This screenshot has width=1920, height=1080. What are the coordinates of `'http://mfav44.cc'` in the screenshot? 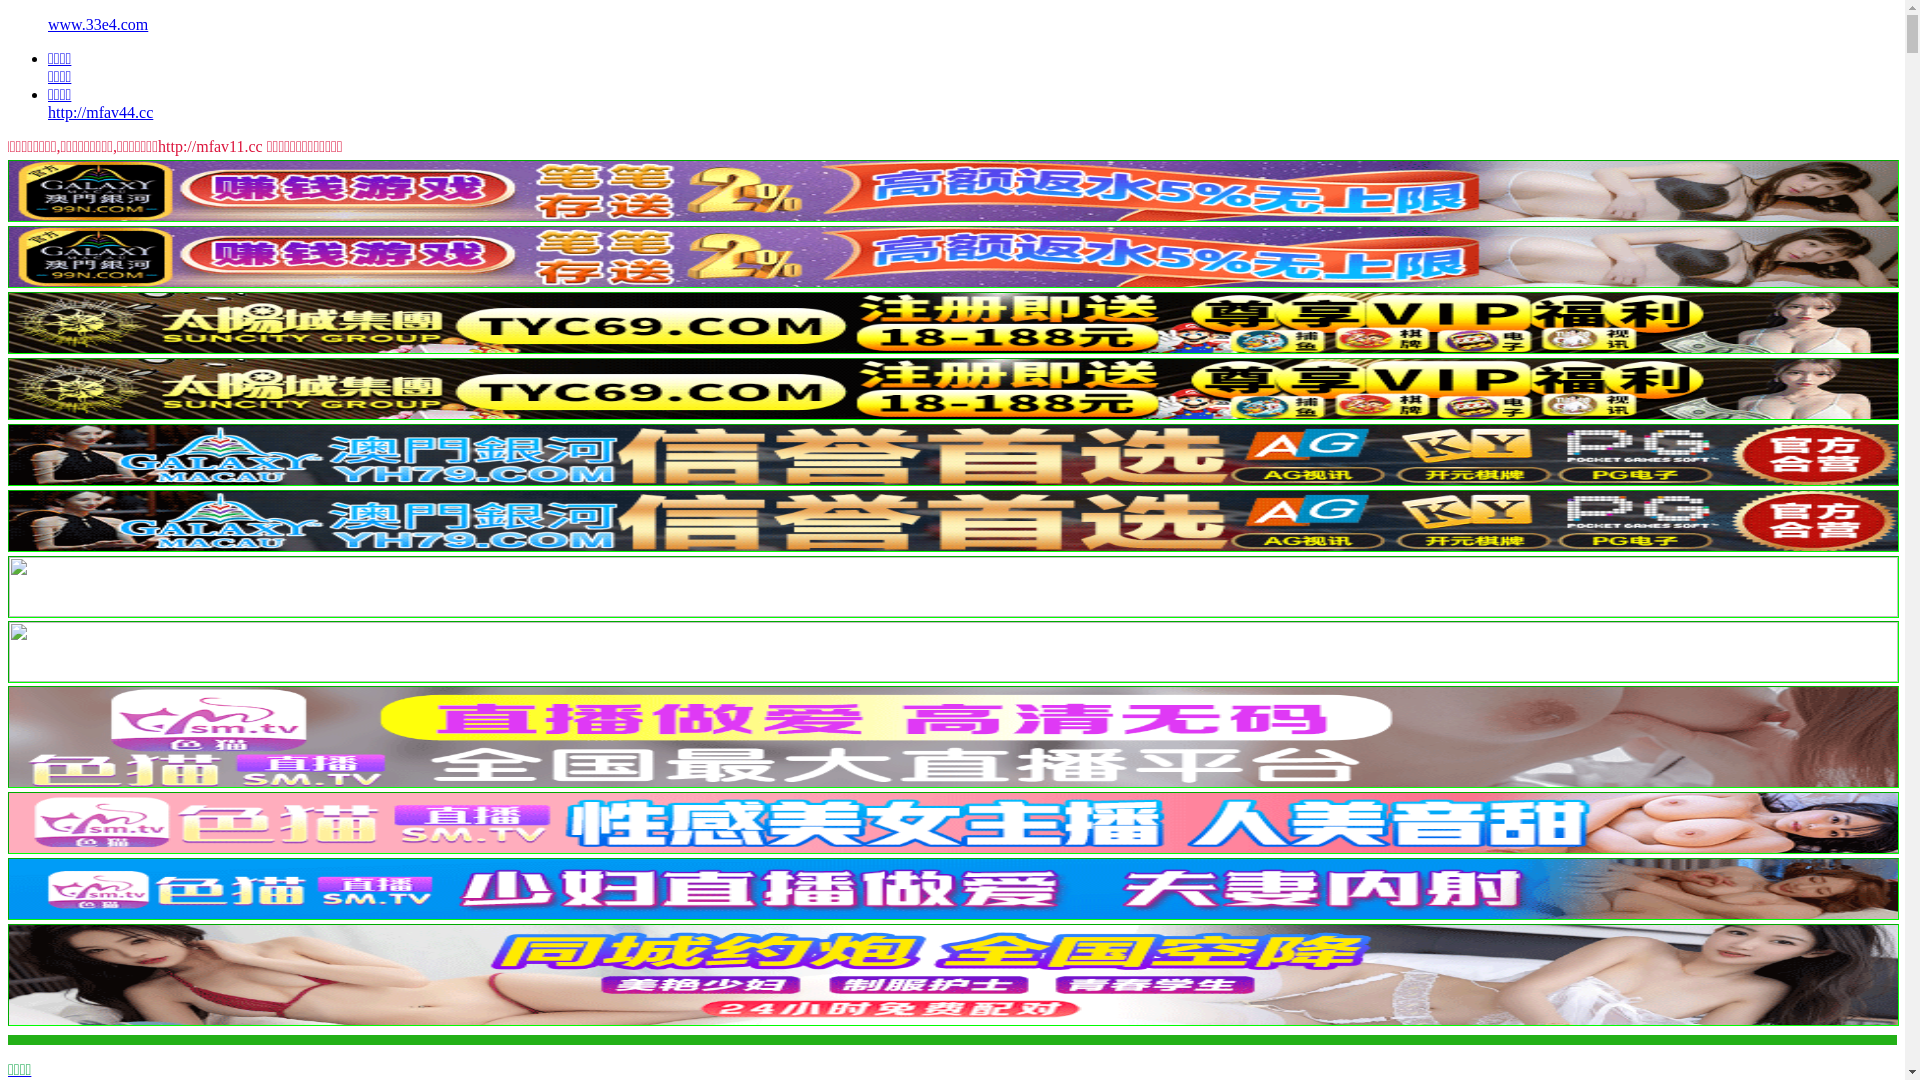 It's located at (99, 112).